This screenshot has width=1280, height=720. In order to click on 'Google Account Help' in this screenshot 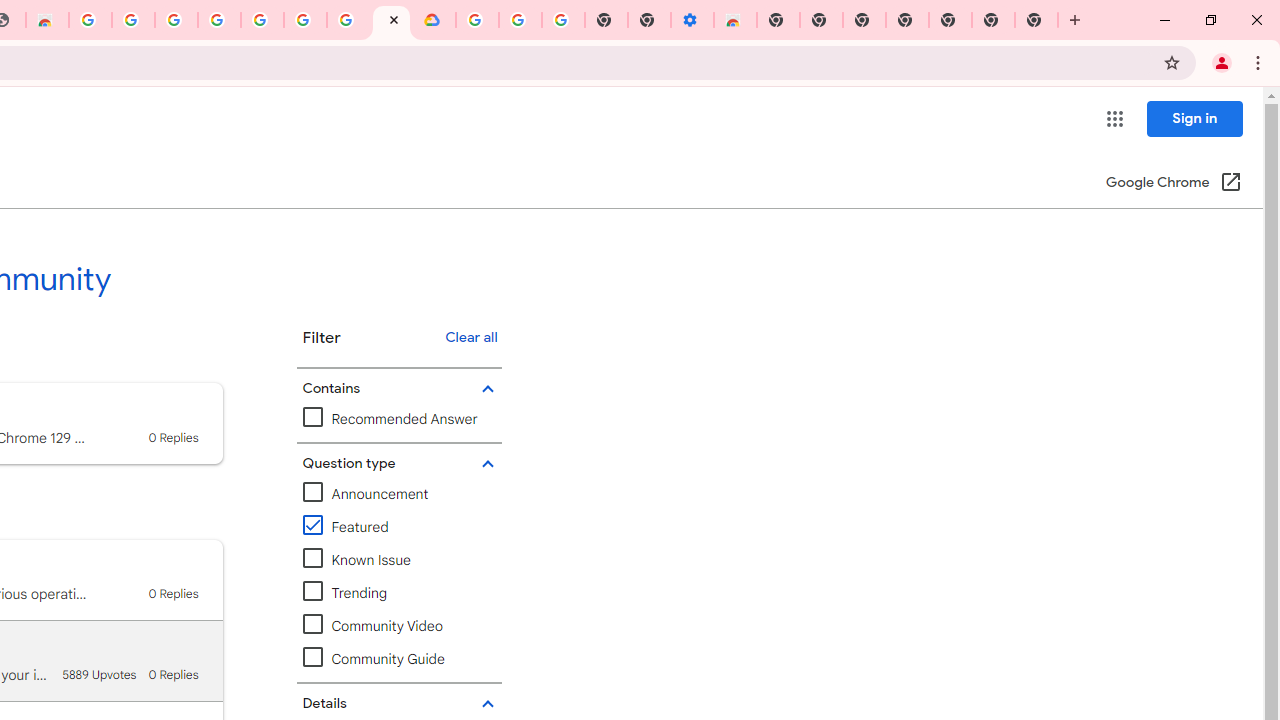, I will do `click(261, 20)`.